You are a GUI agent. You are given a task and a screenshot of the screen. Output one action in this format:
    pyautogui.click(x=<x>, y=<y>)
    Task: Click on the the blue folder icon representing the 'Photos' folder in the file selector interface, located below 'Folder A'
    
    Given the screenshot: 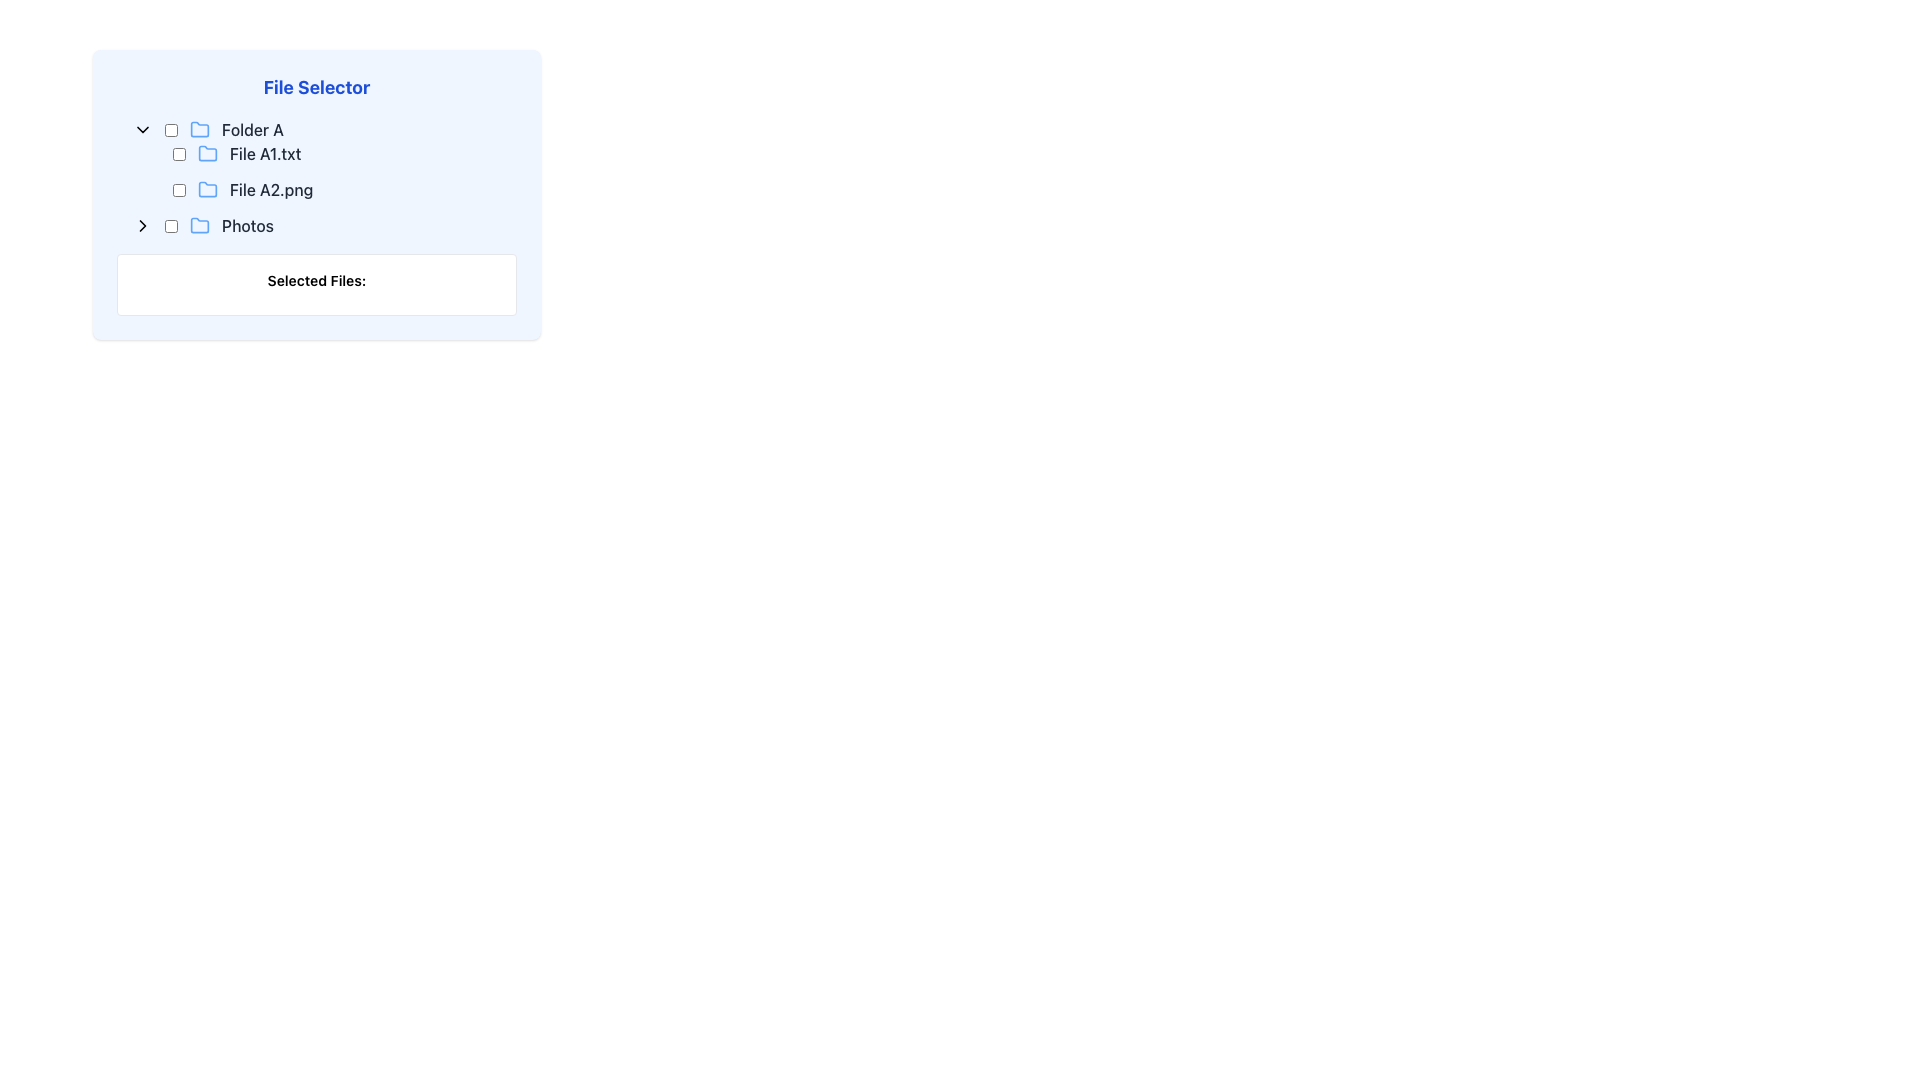 What is the action you would take?
    pyautogui.click(x=200, y=224)
    